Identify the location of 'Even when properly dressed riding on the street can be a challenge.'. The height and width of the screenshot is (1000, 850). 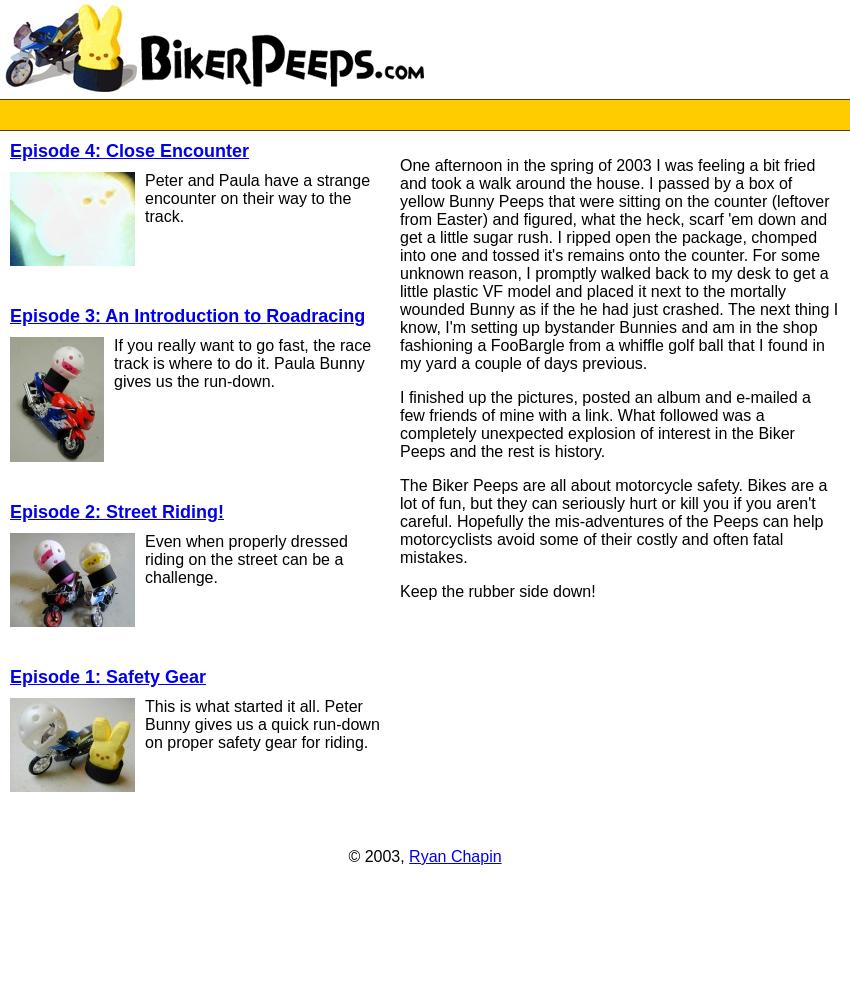
(245, 559).